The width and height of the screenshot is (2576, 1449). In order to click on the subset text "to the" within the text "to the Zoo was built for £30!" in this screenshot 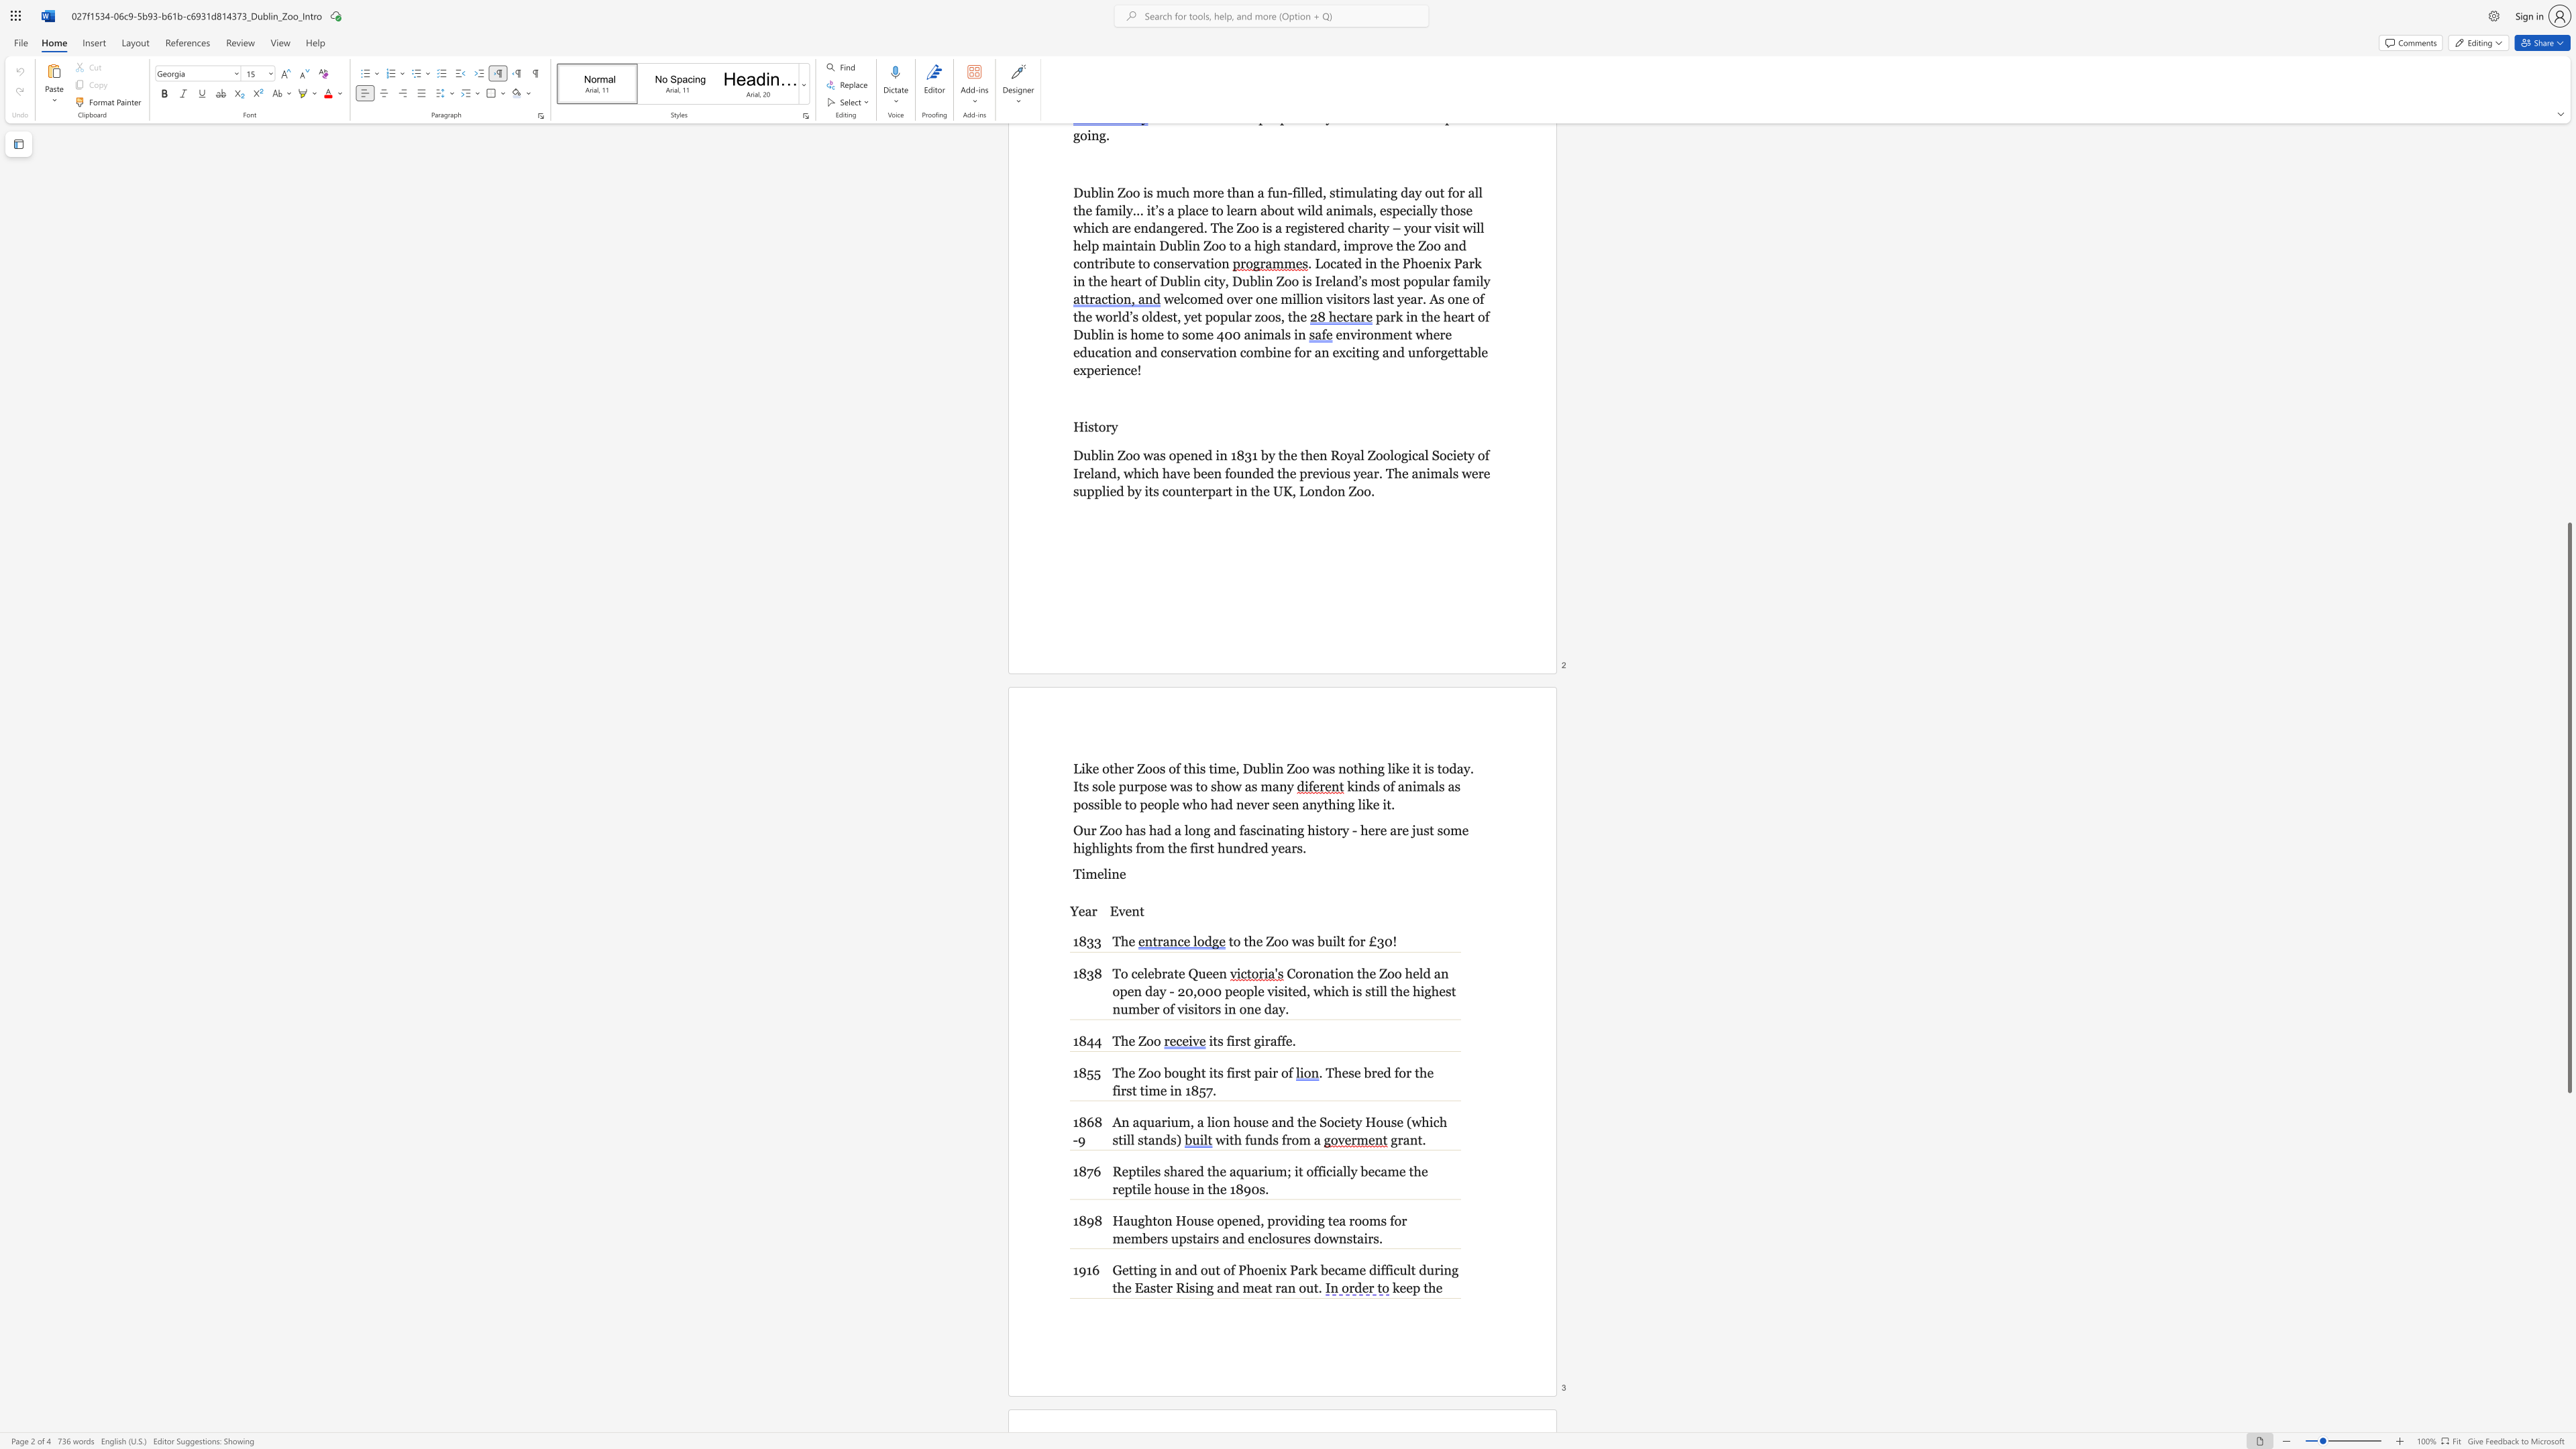, I will do `click(1228, 941)`.